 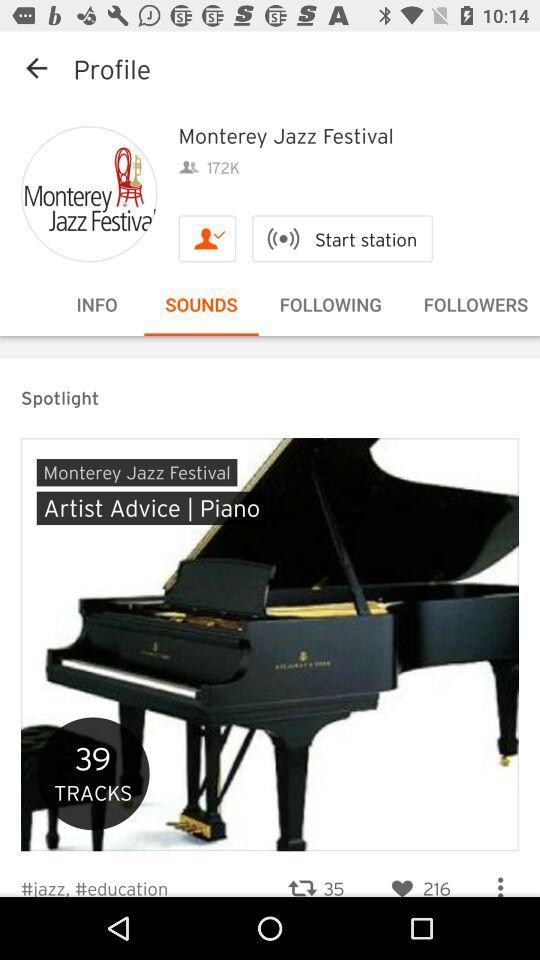 I want to click on follow or unfollow, so click(x=206, y=238).